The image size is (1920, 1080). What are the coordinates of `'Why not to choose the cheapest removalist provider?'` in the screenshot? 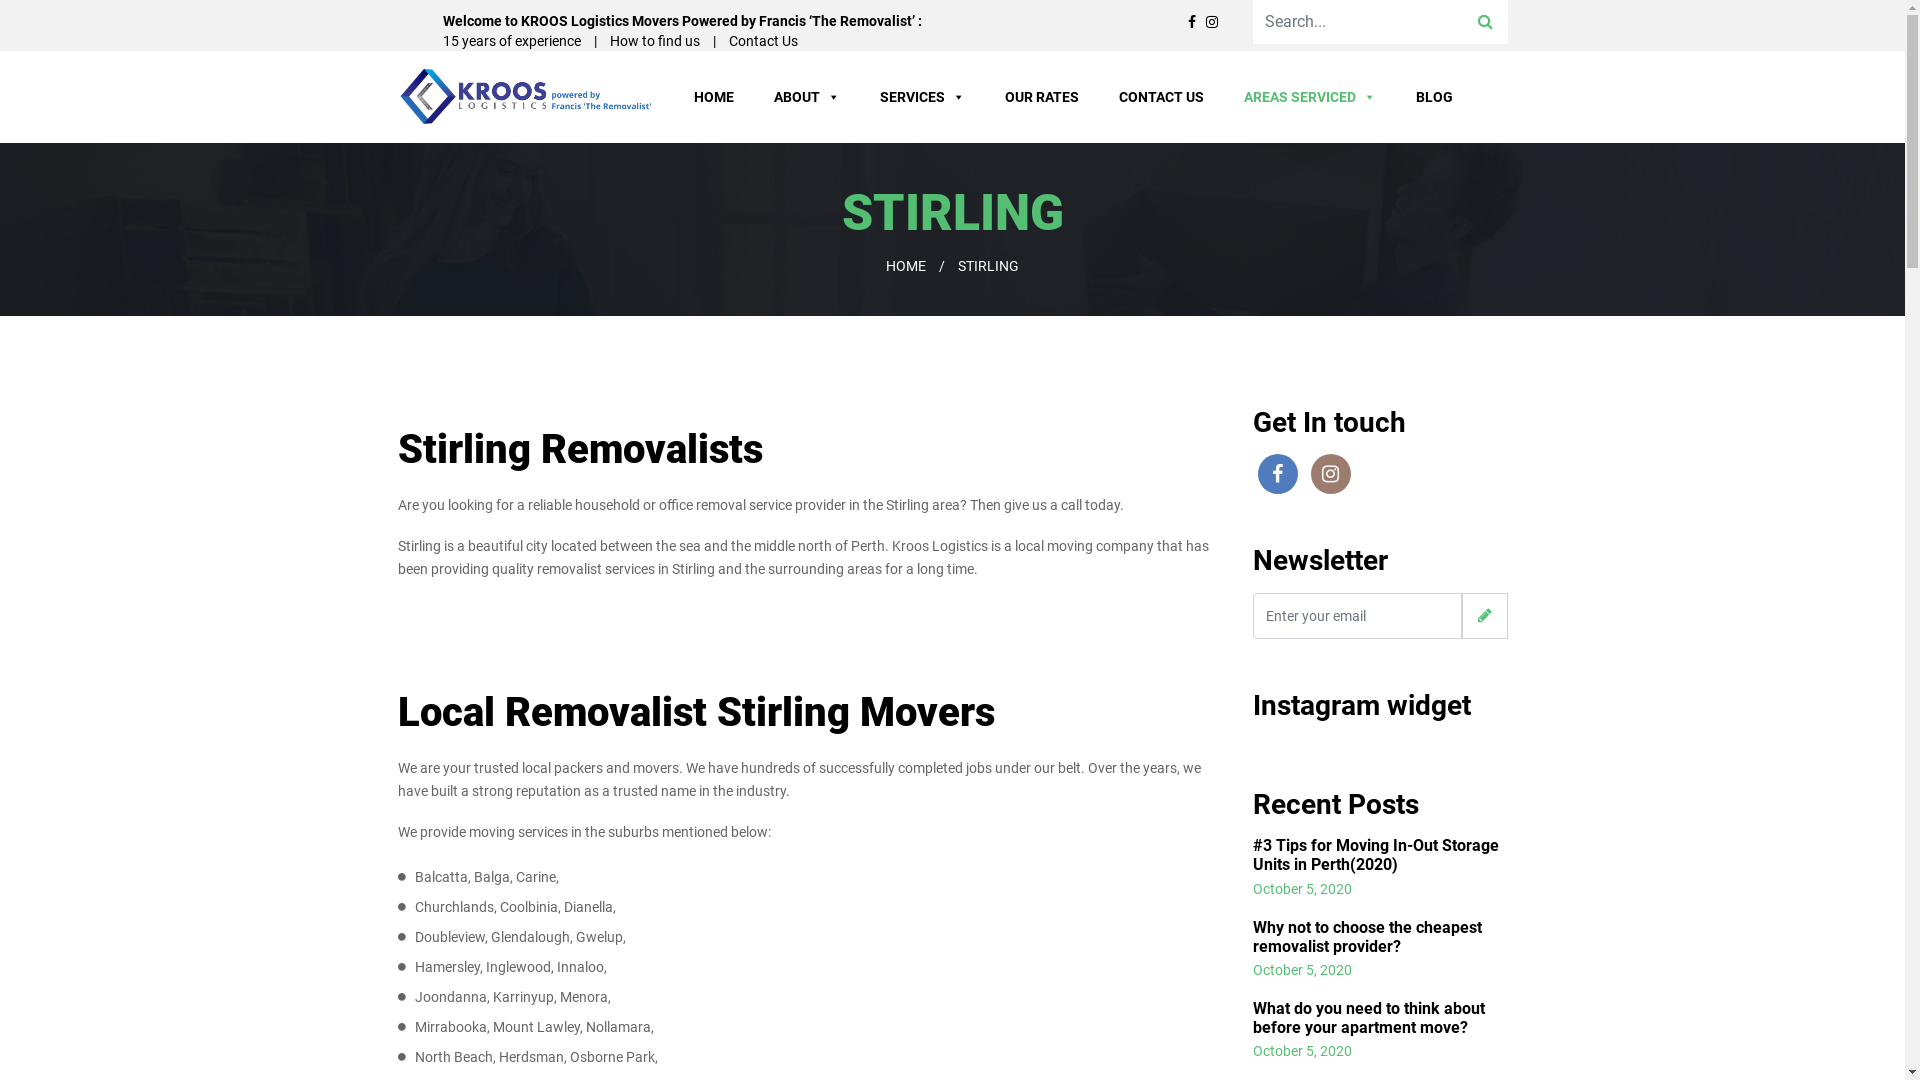 It's located at (1365, 937).